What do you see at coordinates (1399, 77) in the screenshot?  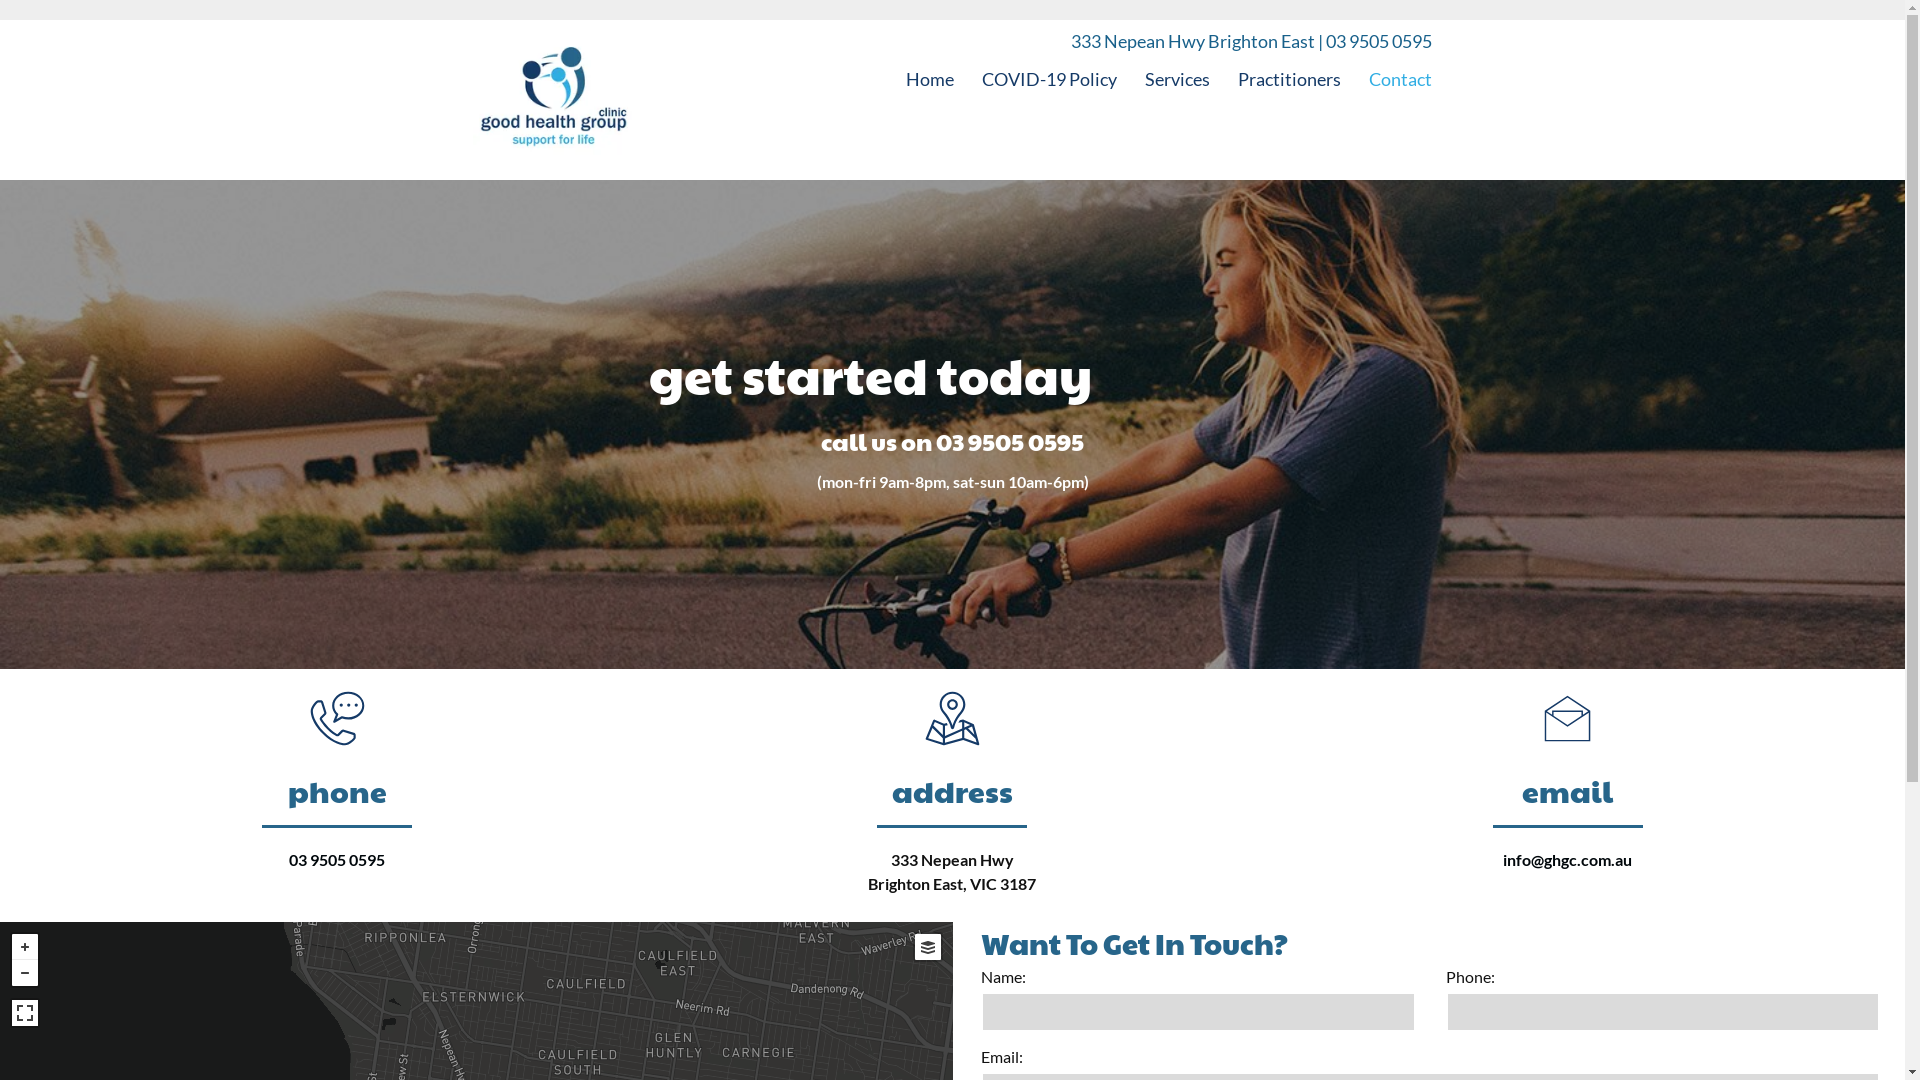 I see `'Contact'` at bounding box center [1399, 77].